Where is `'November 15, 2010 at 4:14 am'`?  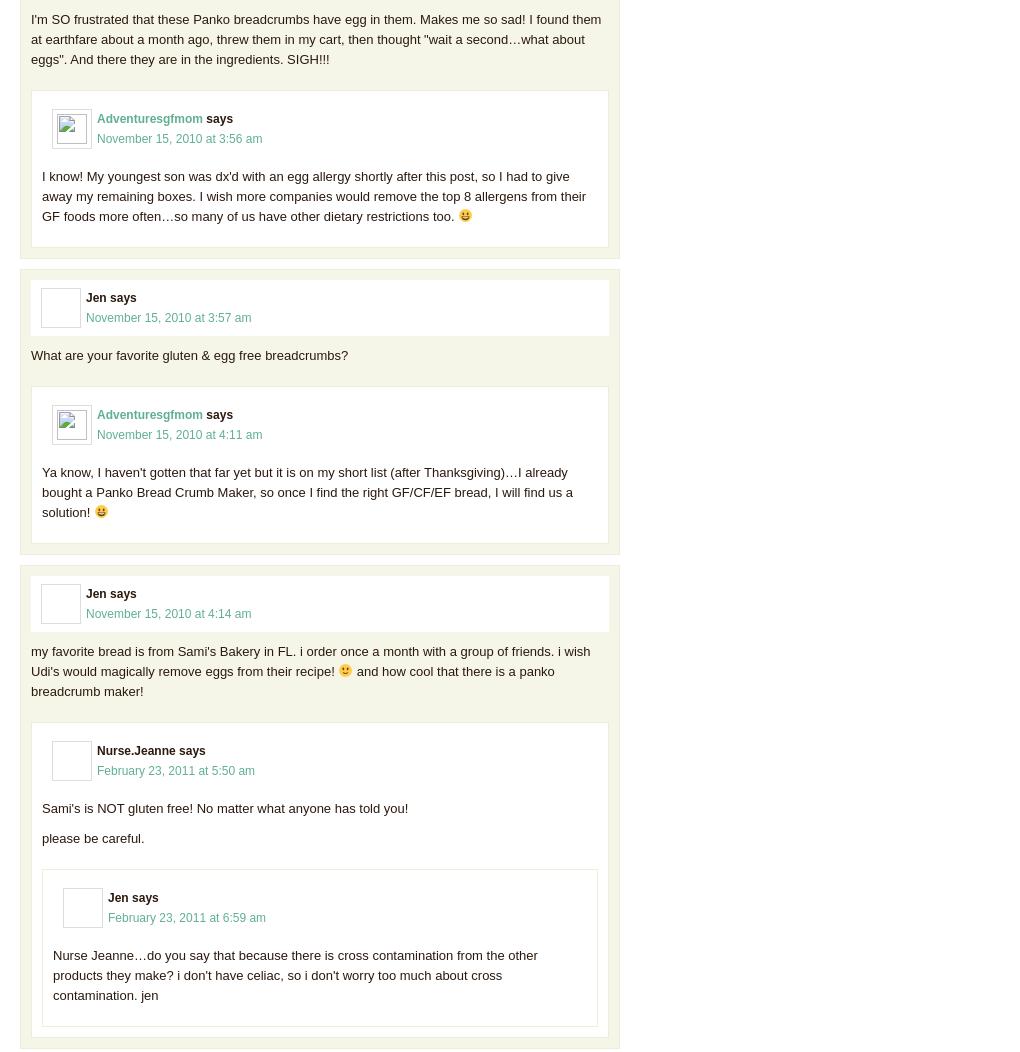
'November 15, 2010 at 4:14 am' is located at coordinates (168, 612).